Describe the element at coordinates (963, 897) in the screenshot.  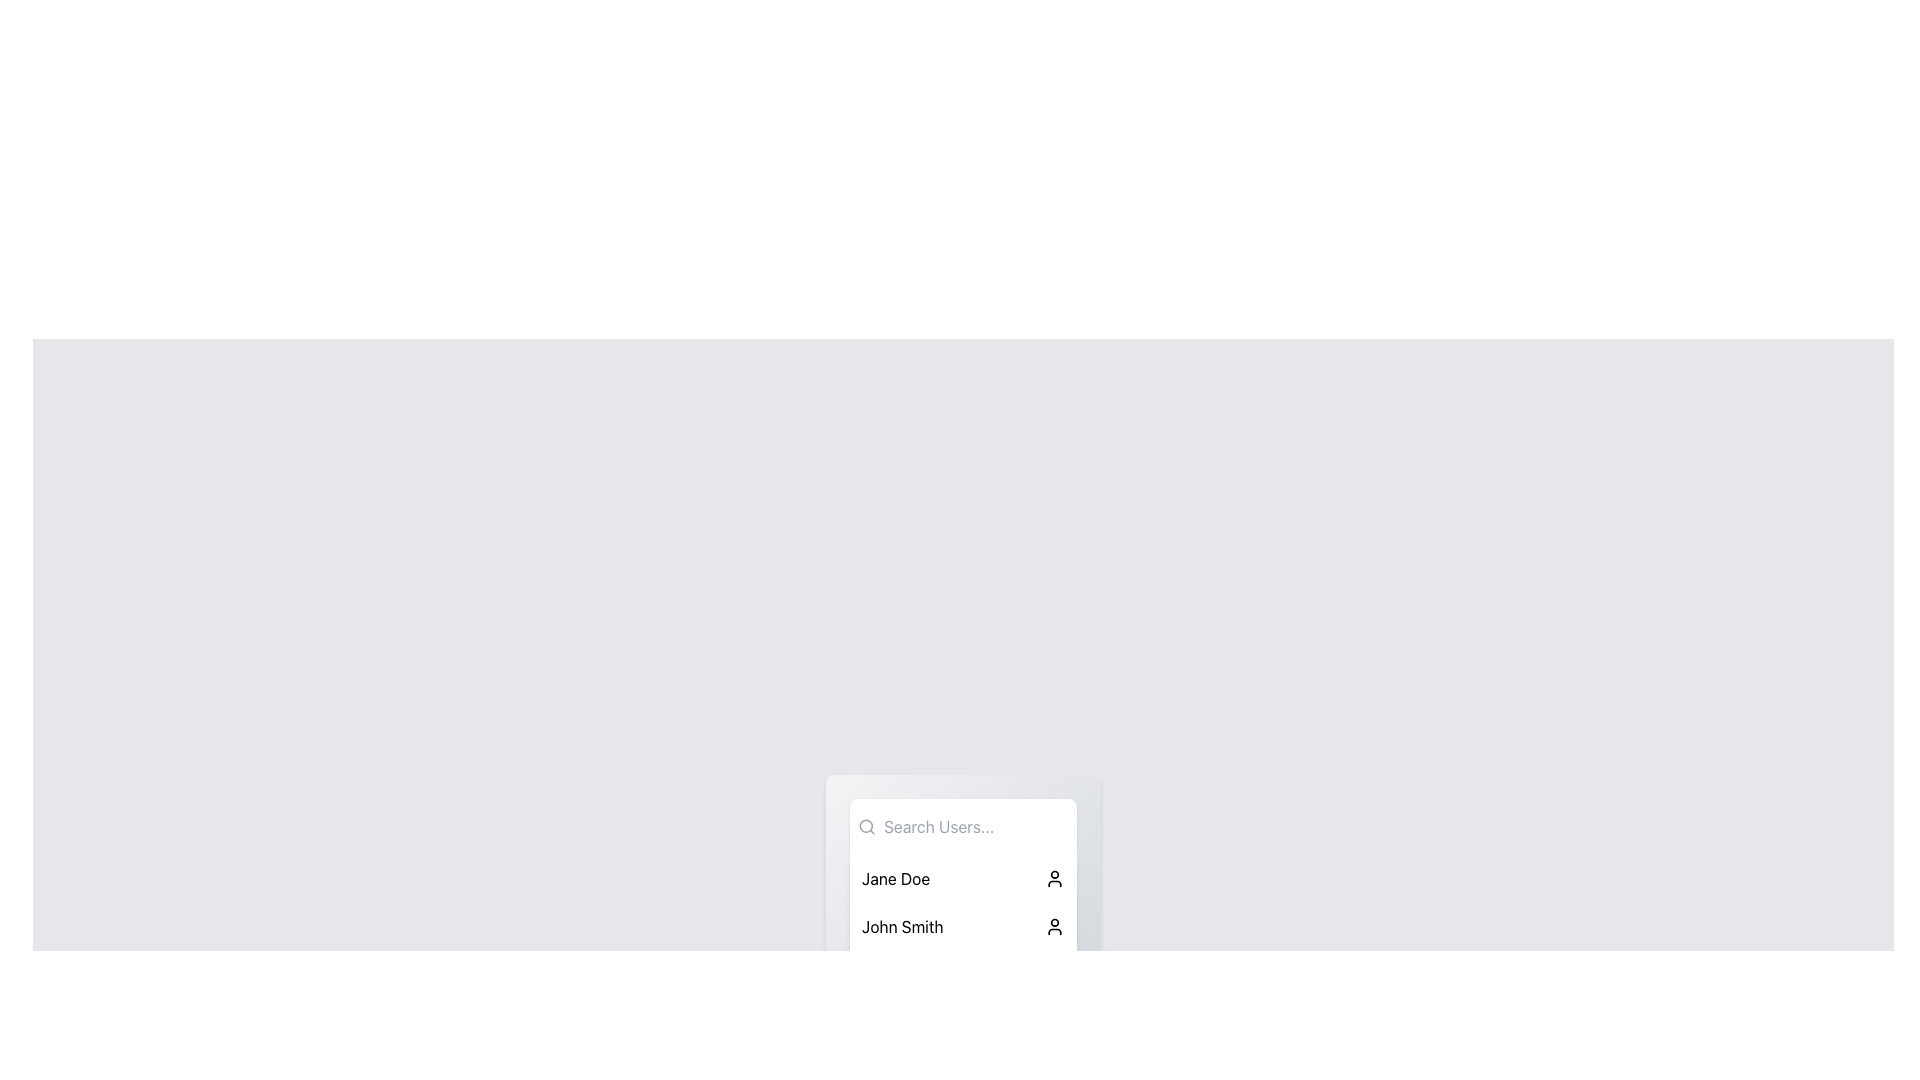
I see `the user entry in the dropdown list` at that location.